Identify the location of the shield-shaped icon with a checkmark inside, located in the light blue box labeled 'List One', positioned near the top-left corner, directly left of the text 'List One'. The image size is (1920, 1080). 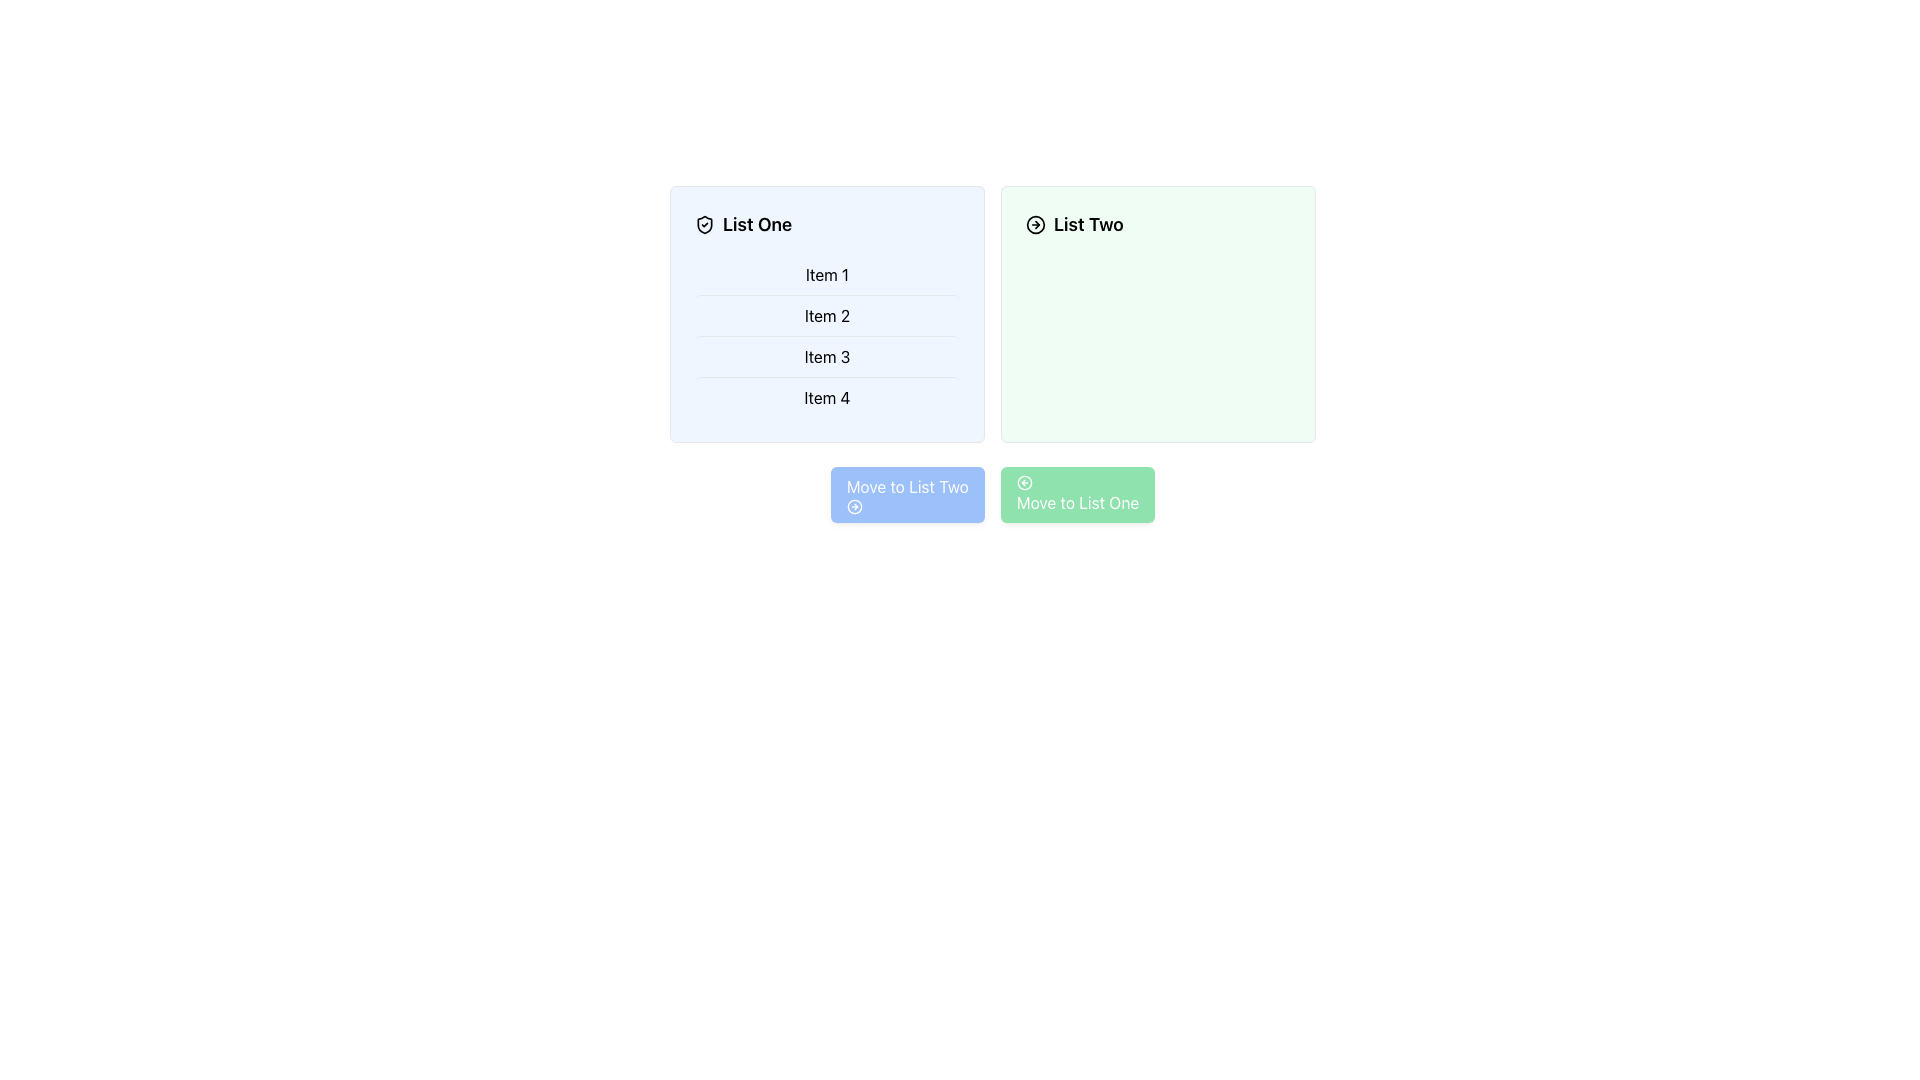
(705, 224).